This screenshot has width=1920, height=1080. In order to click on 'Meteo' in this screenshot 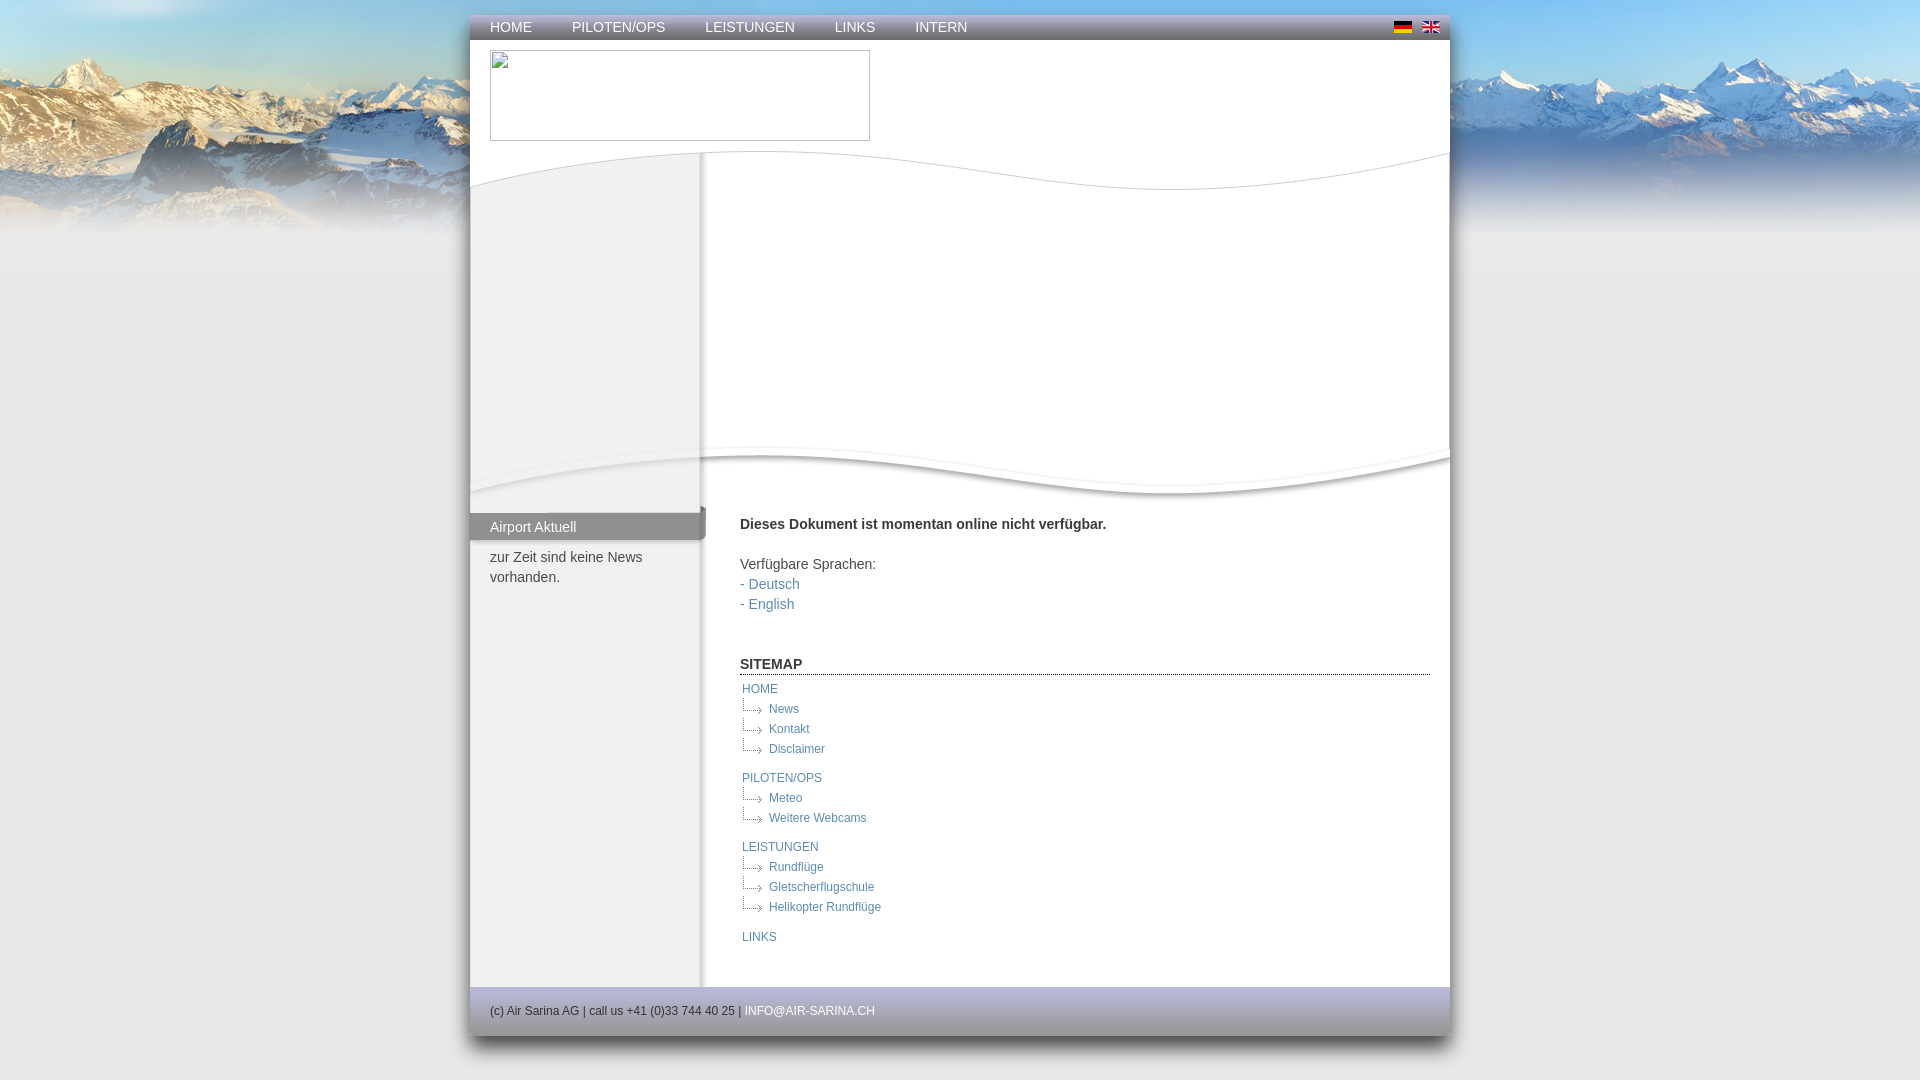, I will do `click(766, 797)`.